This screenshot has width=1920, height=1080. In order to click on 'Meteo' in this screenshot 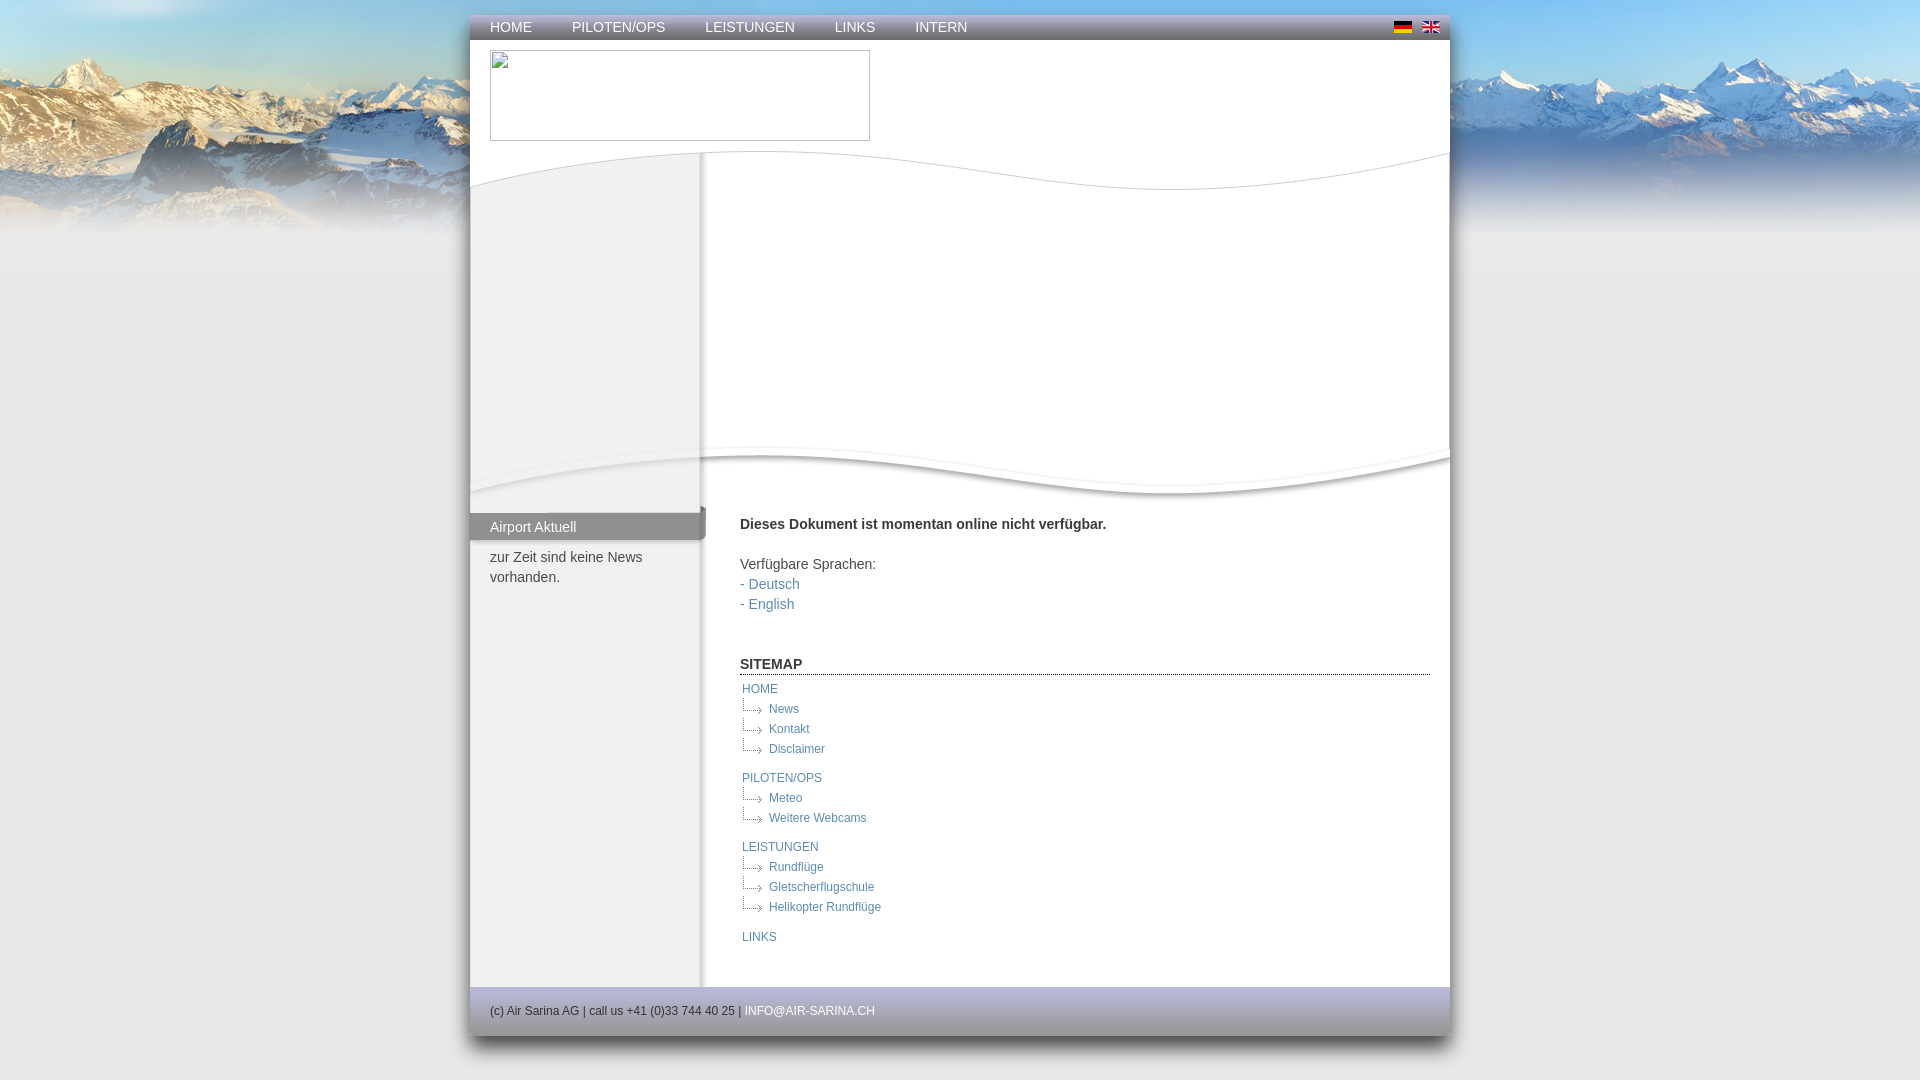, I will do `click(766, 797)`.